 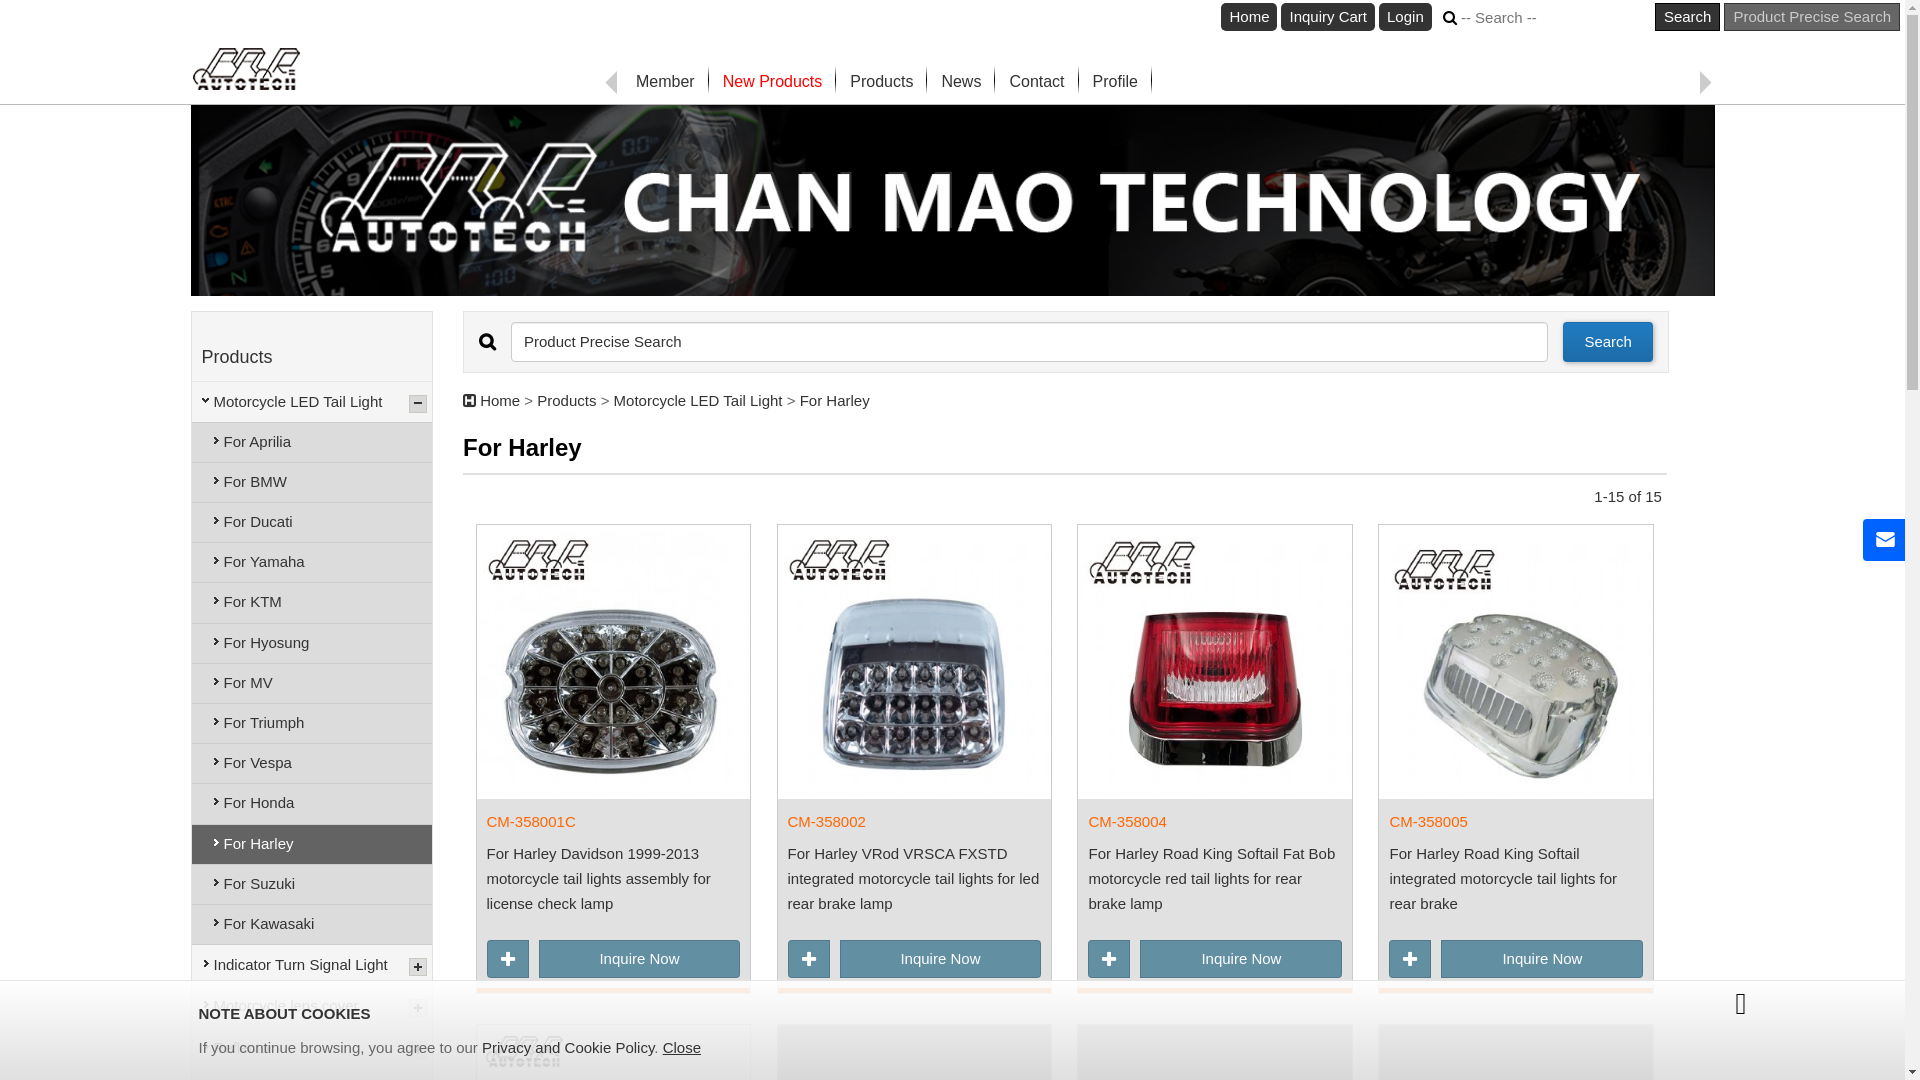 What do you see at coordinates (311, 562) in the screenshot?
I see `'For Yamaha'` at bounding box center [311, 562].